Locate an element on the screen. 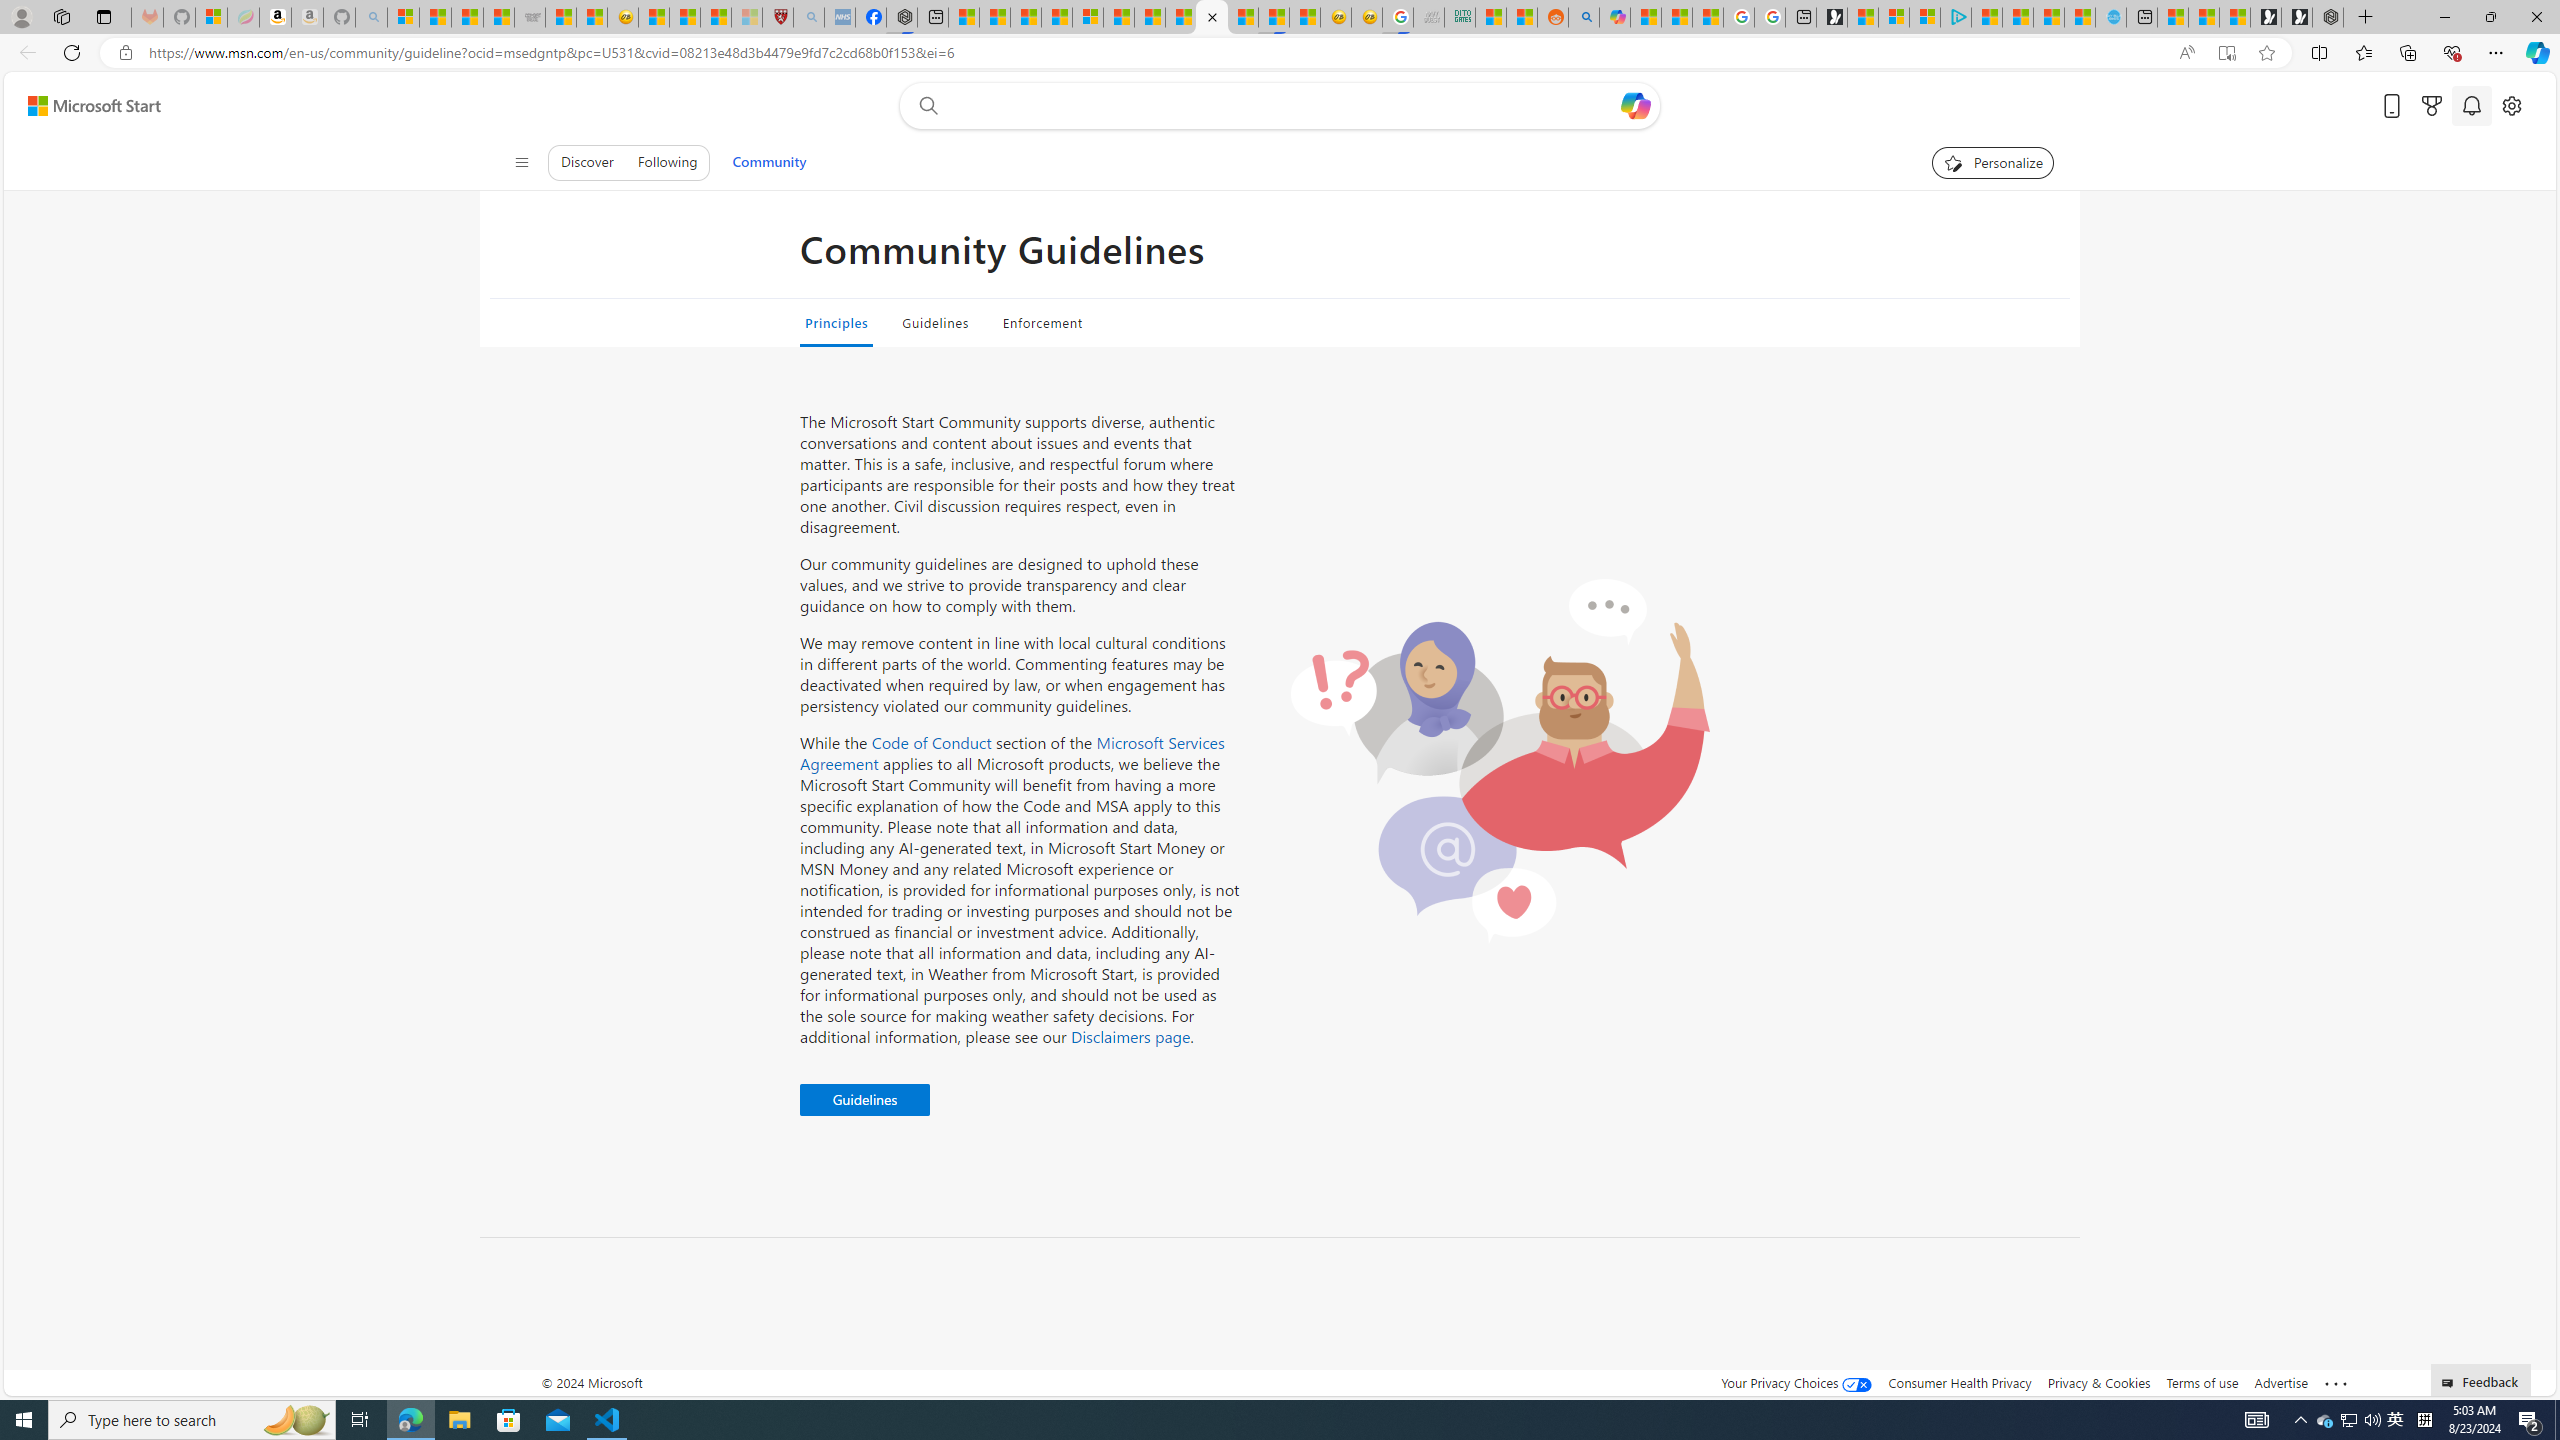 The image size is (2560, 1440). 'Add this page to favorites (Ctrl+D)' is located at coordinates (2266, 53).